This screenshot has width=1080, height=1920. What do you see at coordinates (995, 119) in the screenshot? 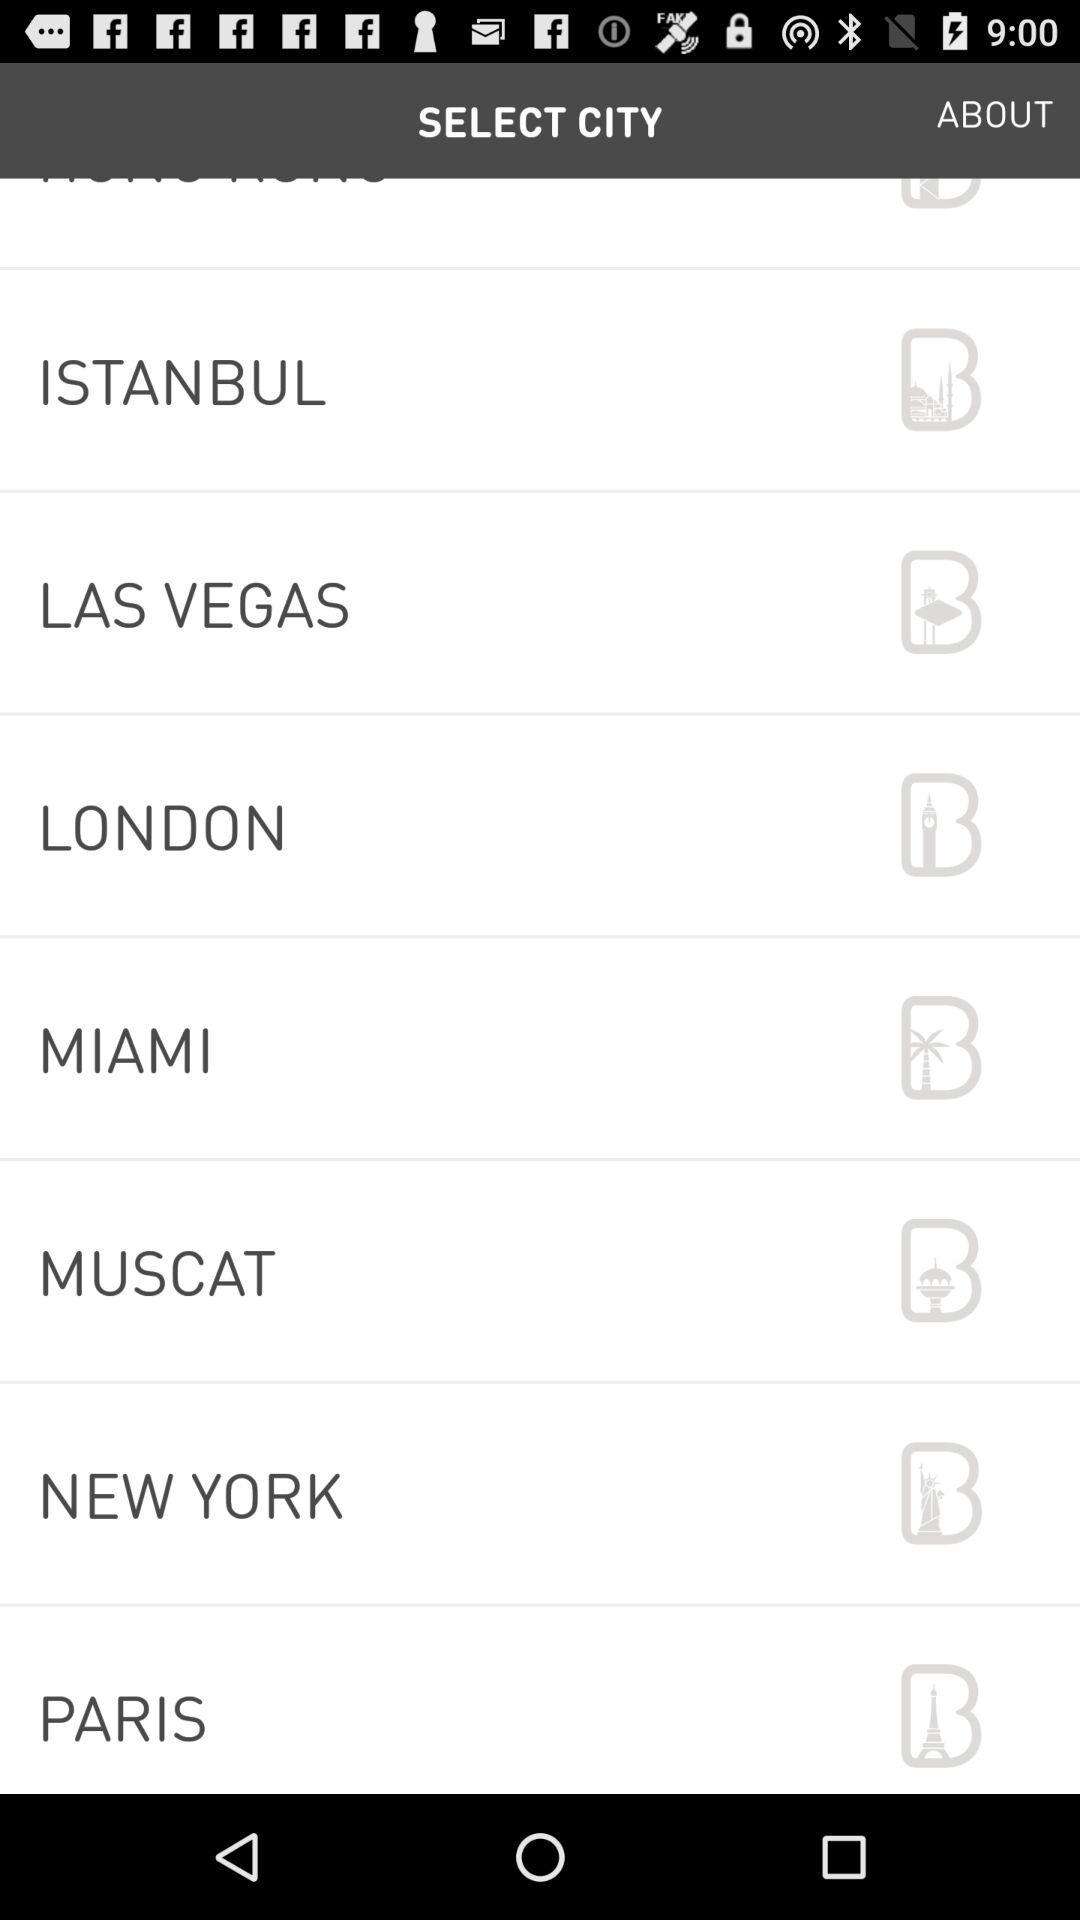
I see `about item` at bounding box center [995, 119].